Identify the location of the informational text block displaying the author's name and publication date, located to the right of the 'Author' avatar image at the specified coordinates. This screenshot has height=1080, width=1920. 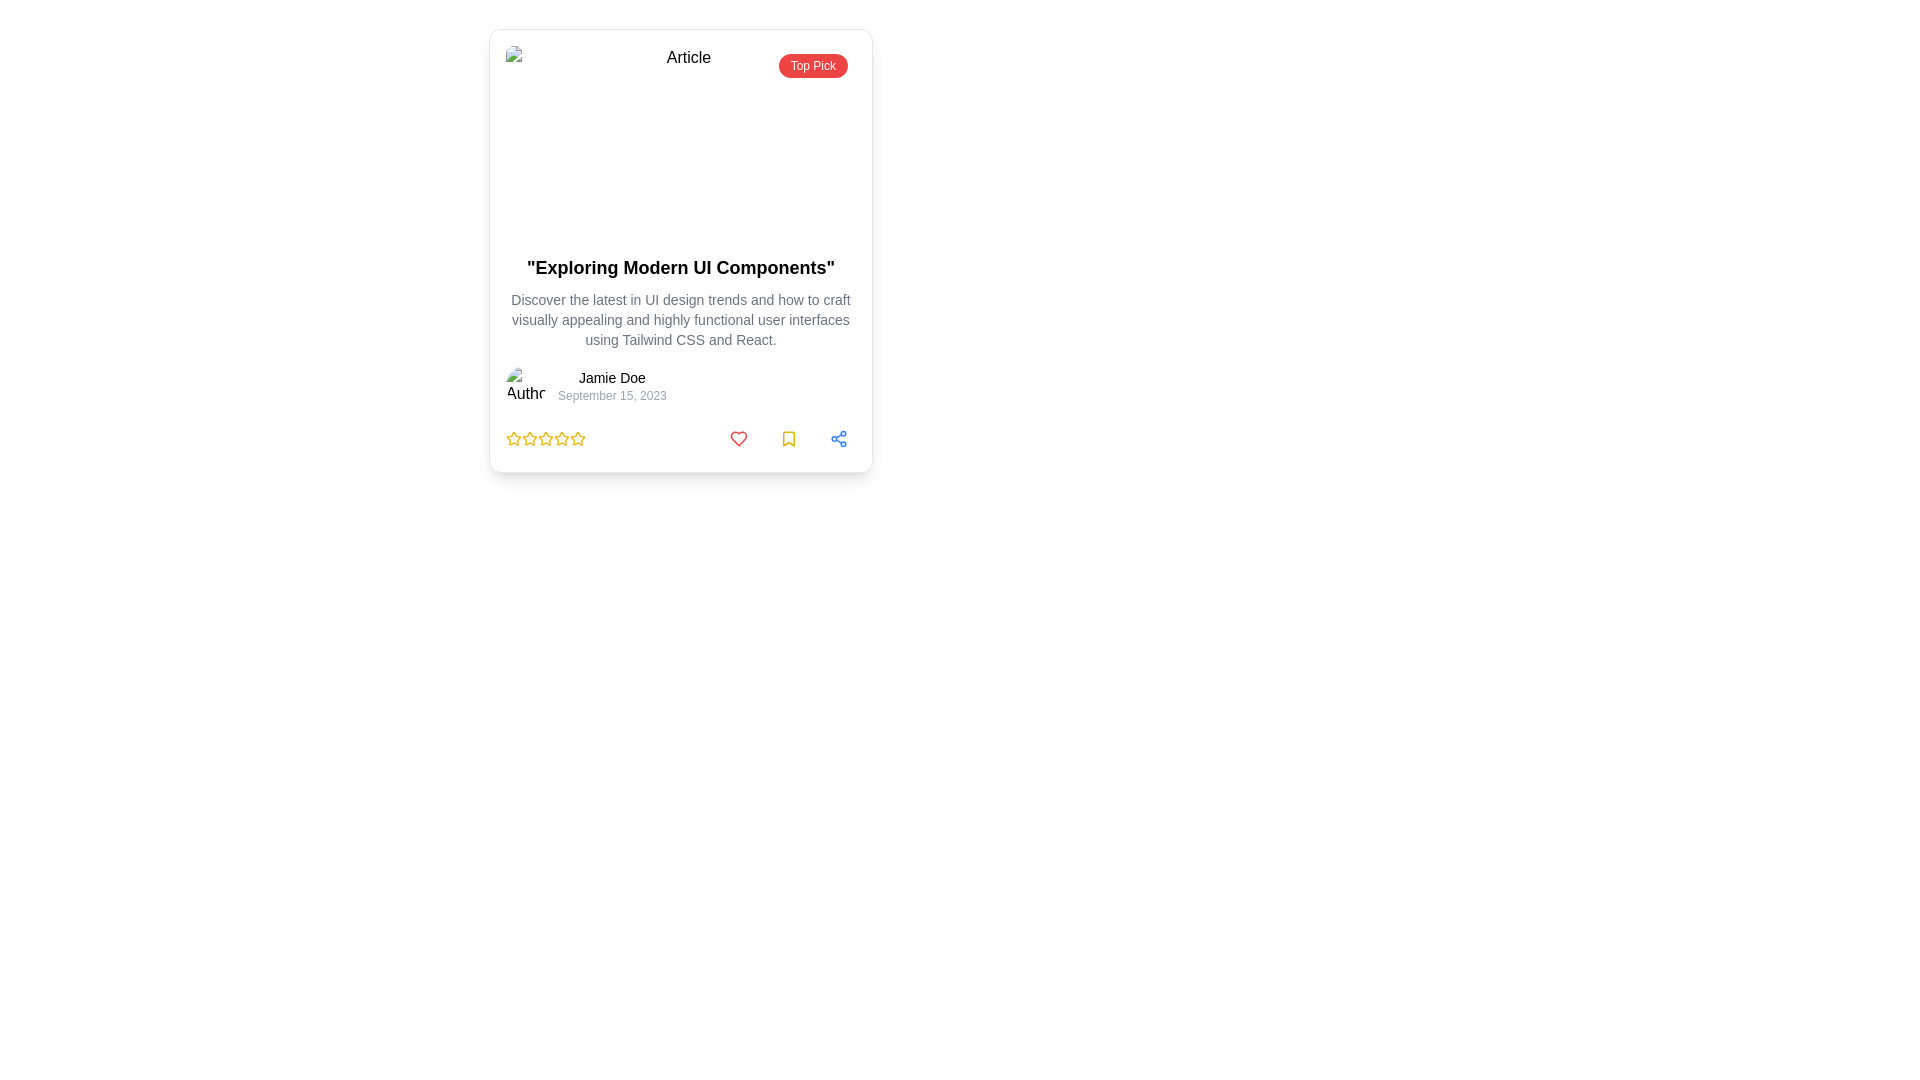
(611, 385).